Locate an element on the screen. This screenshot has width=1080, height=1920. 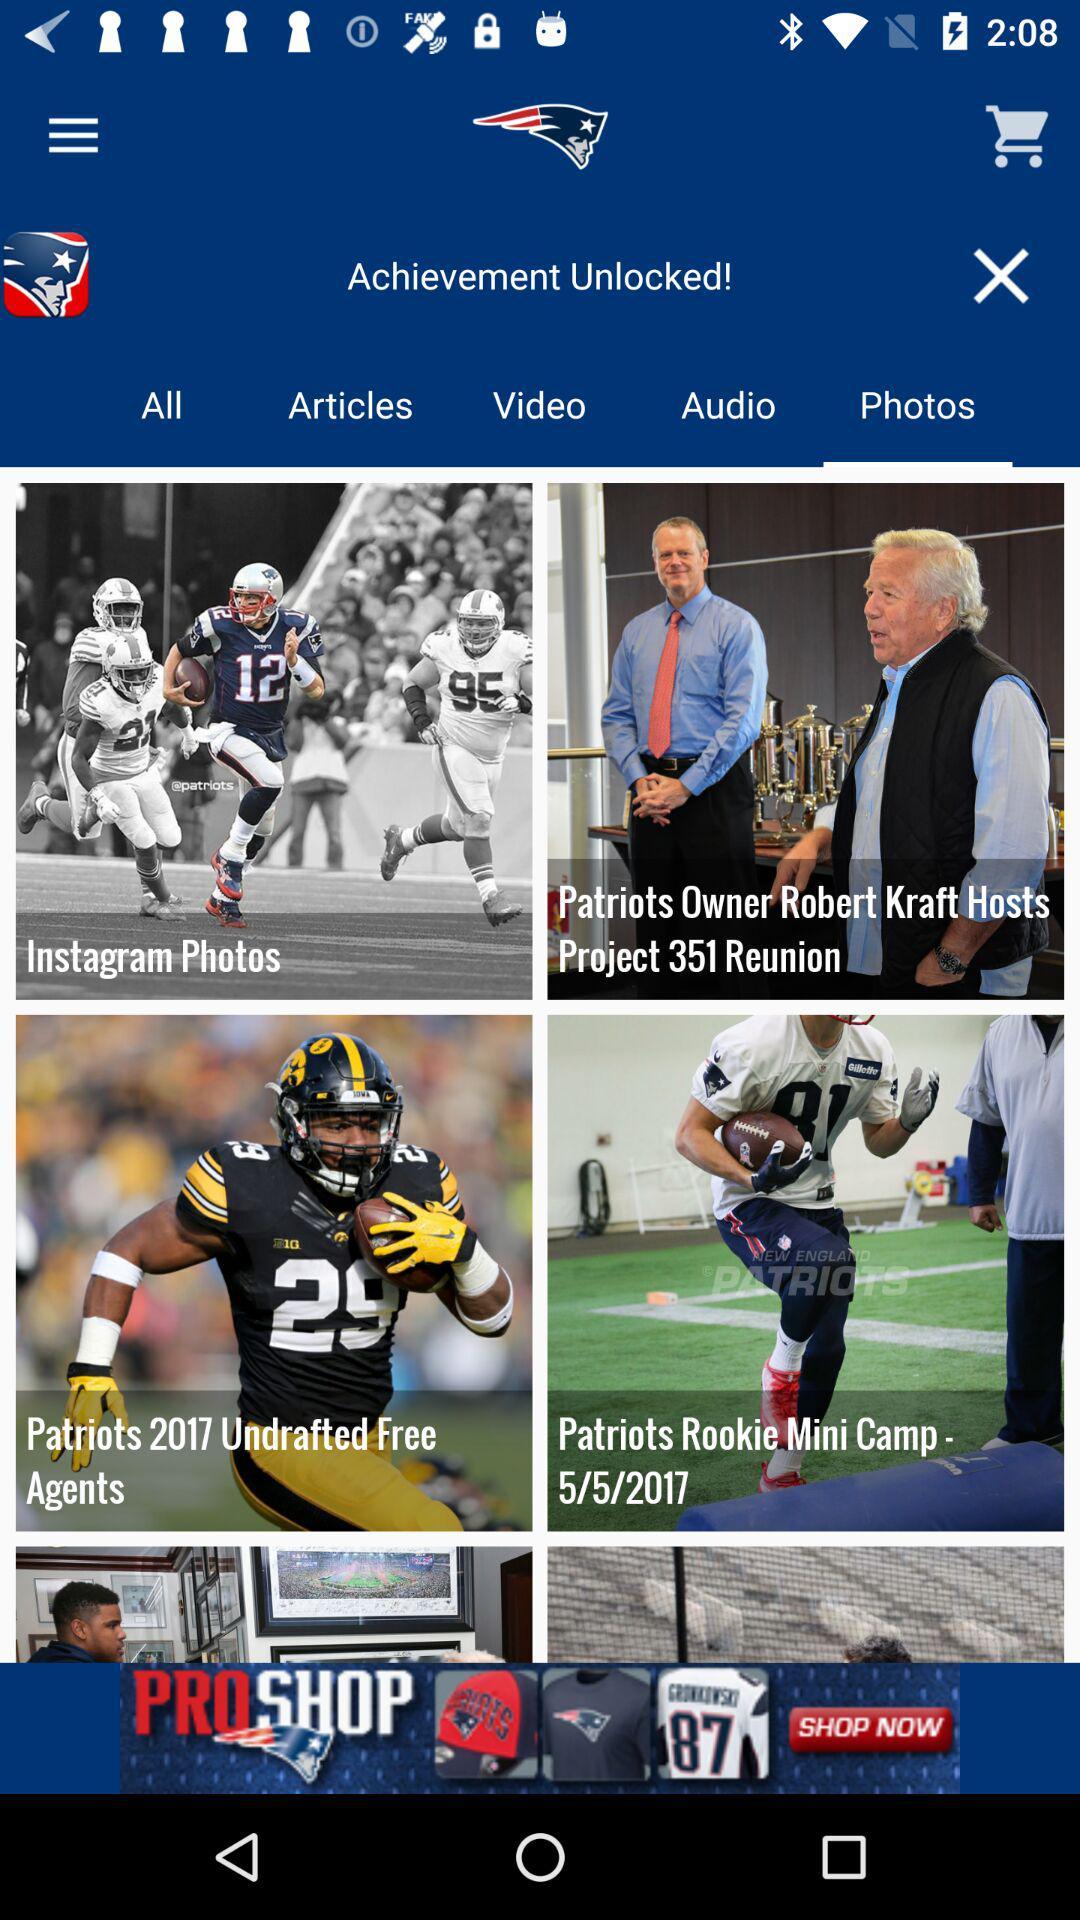
the icon to the left side of cart icon is located at coordinates (540, 136).